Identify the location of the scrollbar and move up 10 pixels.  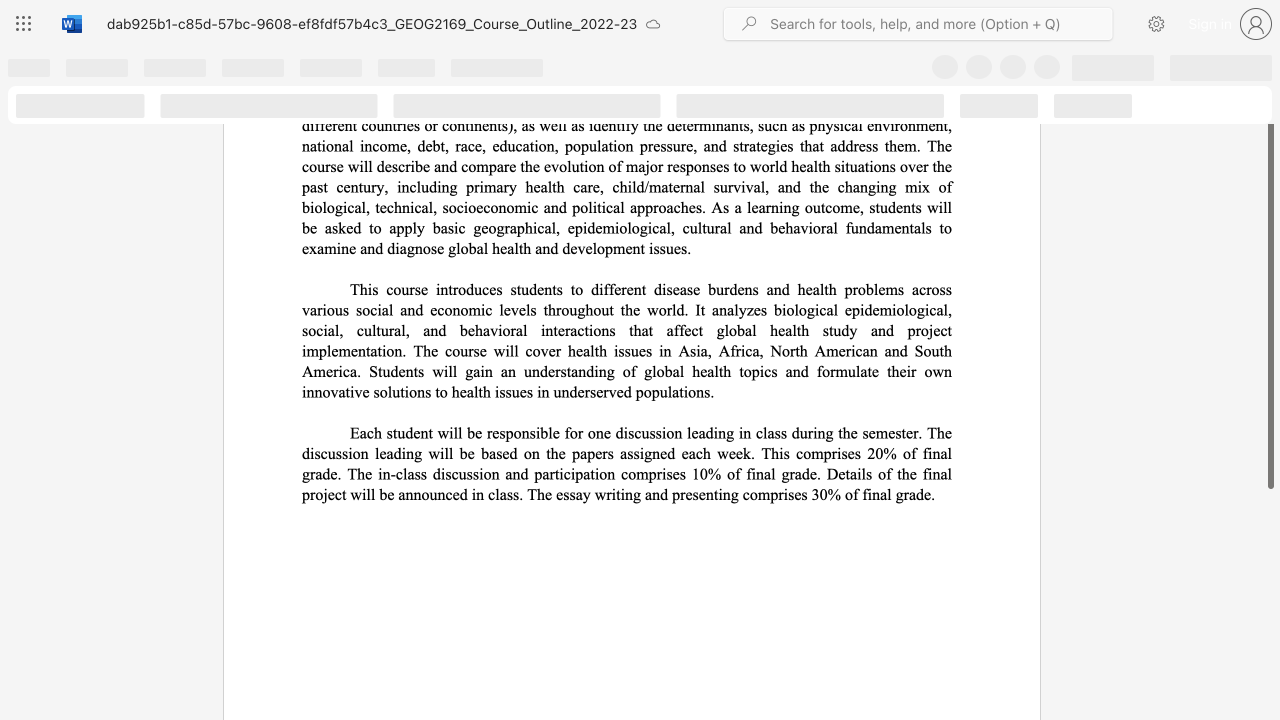
(1269, 291).